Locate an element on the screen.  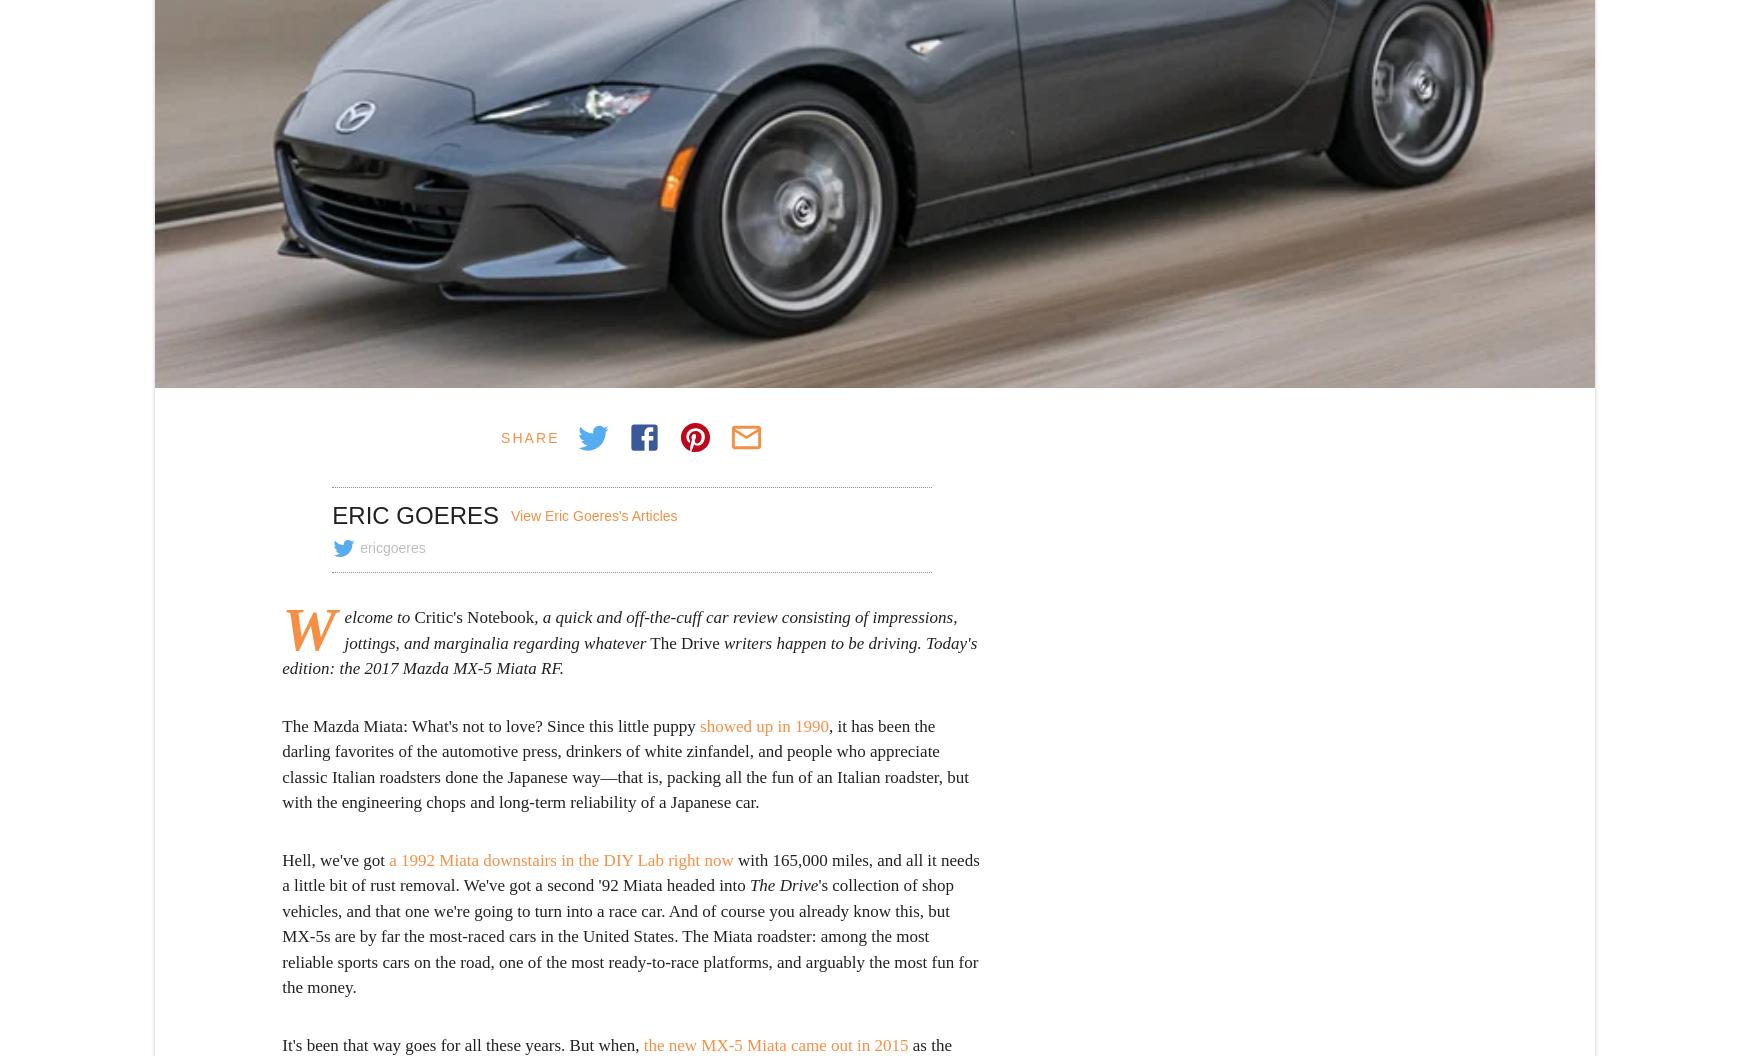
'showed up in 1990' is located at coordinates (763, 725).